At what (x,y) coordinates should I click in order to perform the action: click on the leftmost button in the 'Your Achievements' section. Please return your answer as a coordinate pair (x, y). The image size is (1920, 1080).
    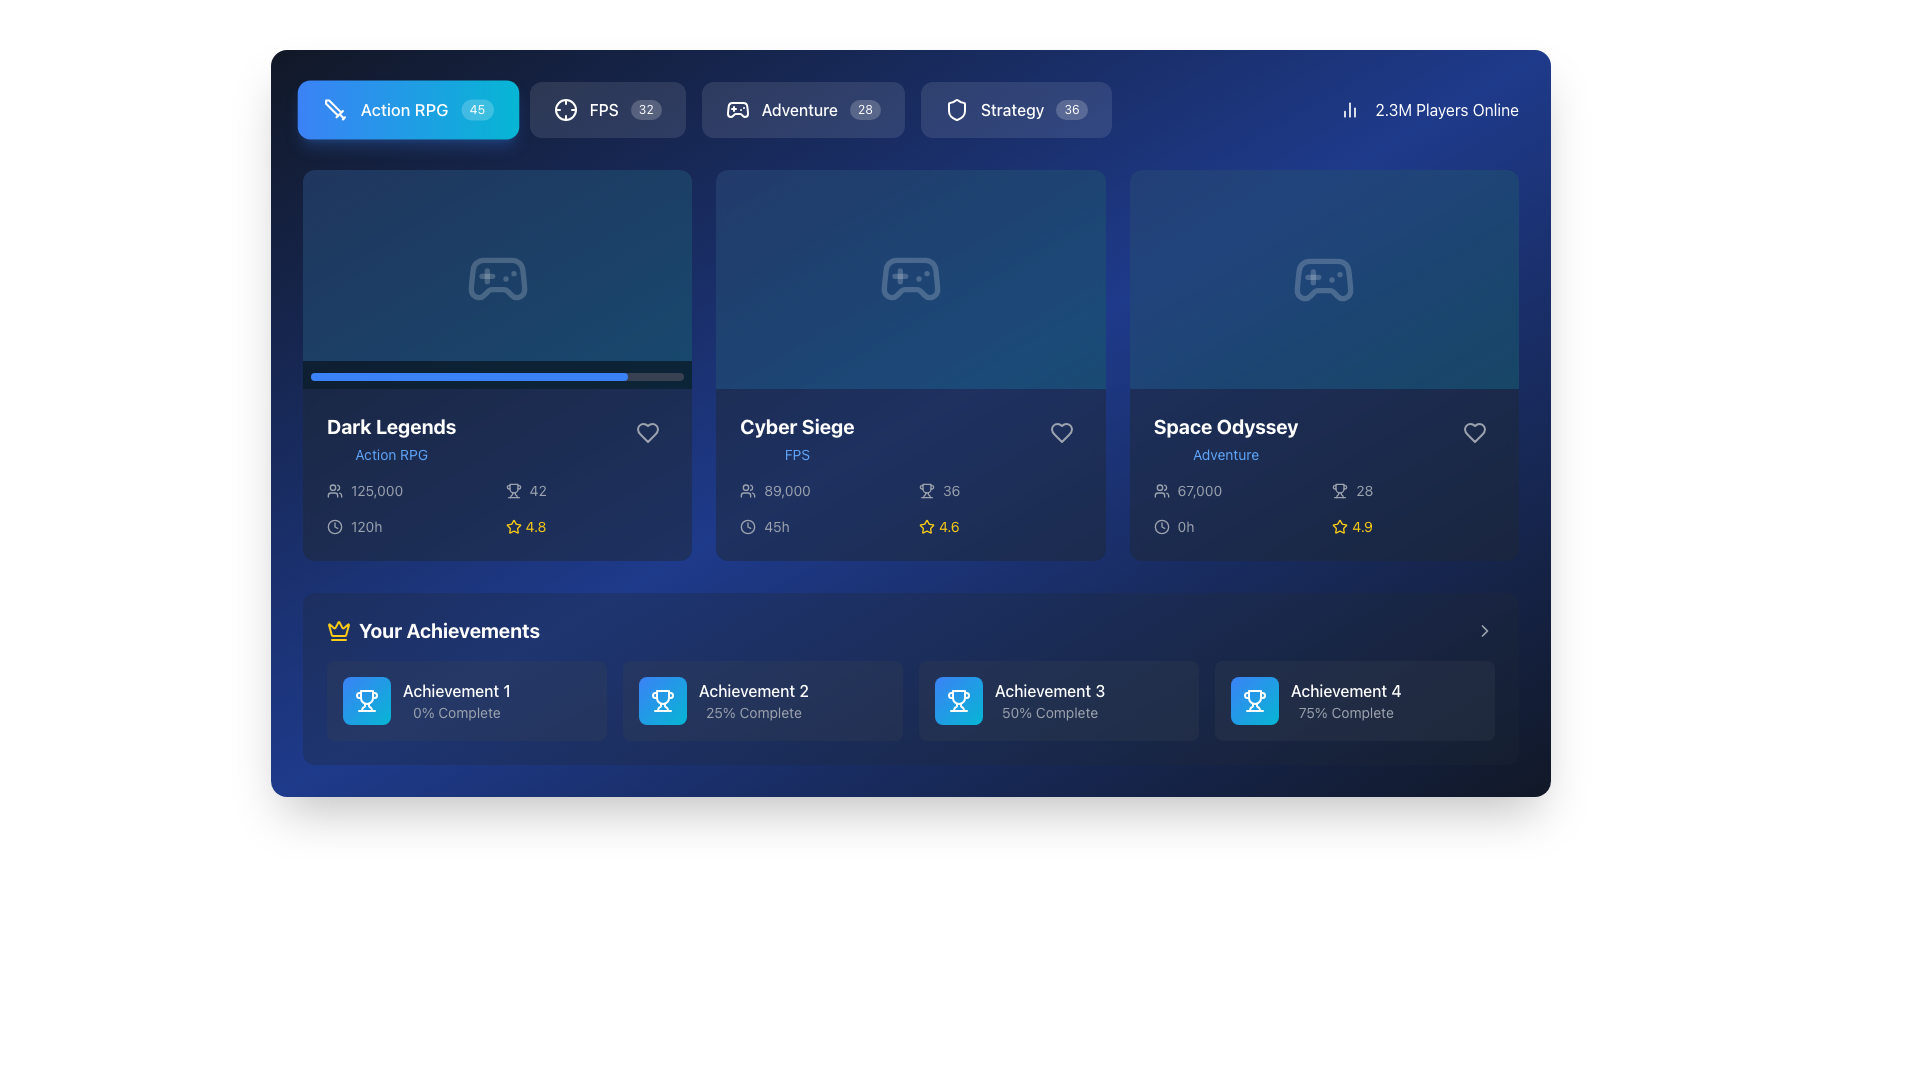
    Looking at the image, I should click on (465, 700).